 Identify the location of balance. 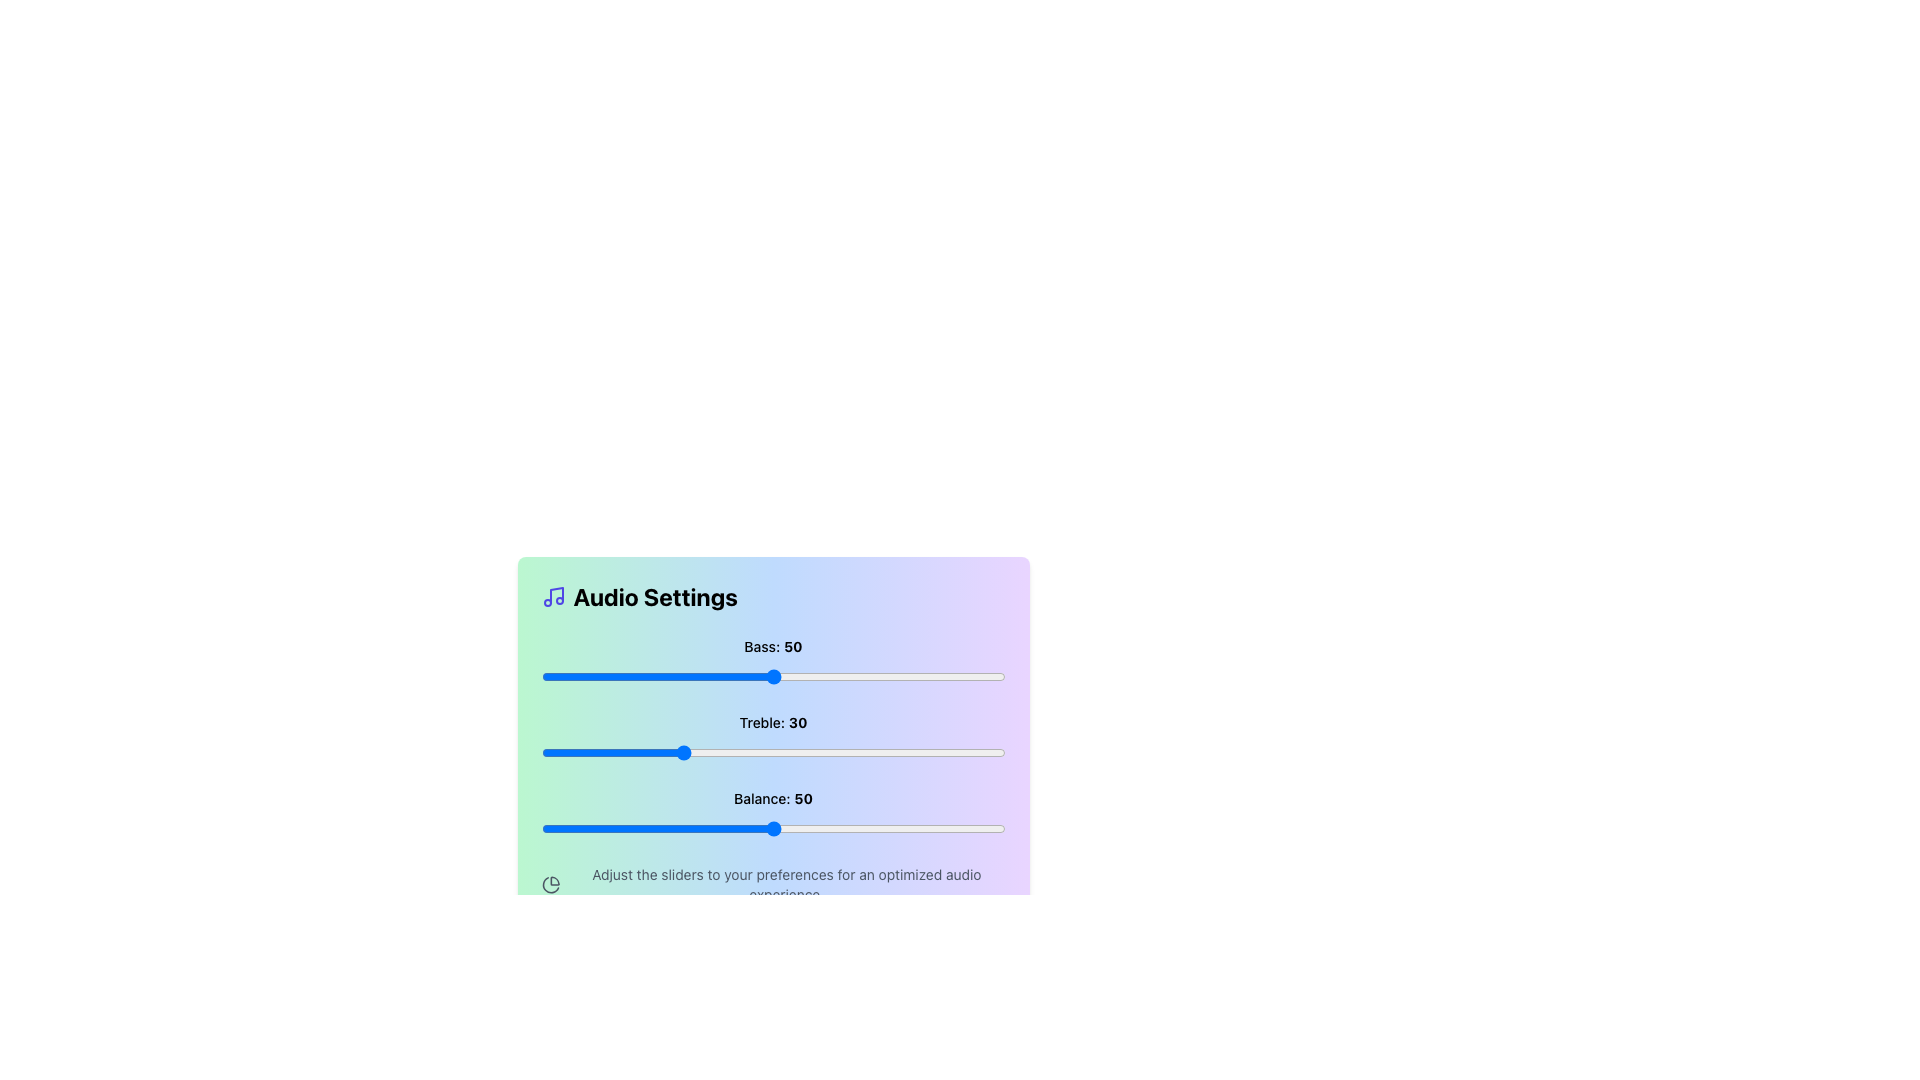
(735, 829).